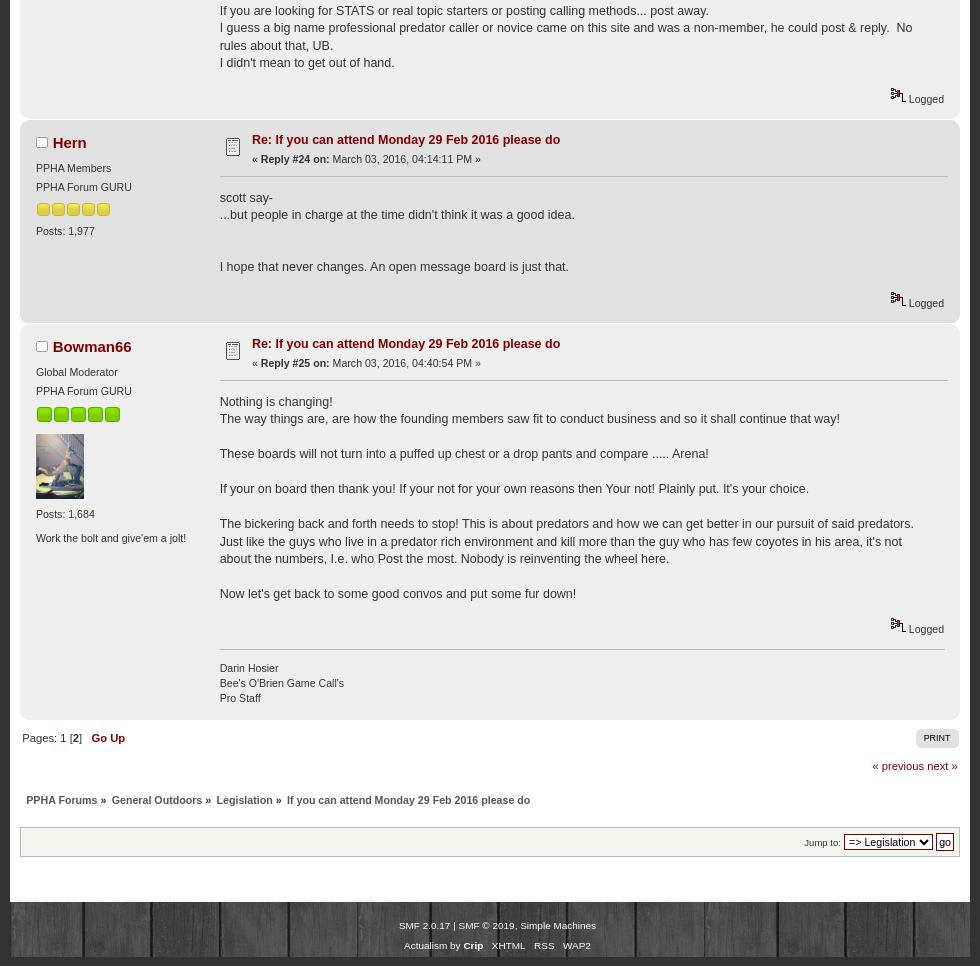 Image resolution: width=980 pixels, height=966 pixels. I want to click on ',', so click(517, 924).